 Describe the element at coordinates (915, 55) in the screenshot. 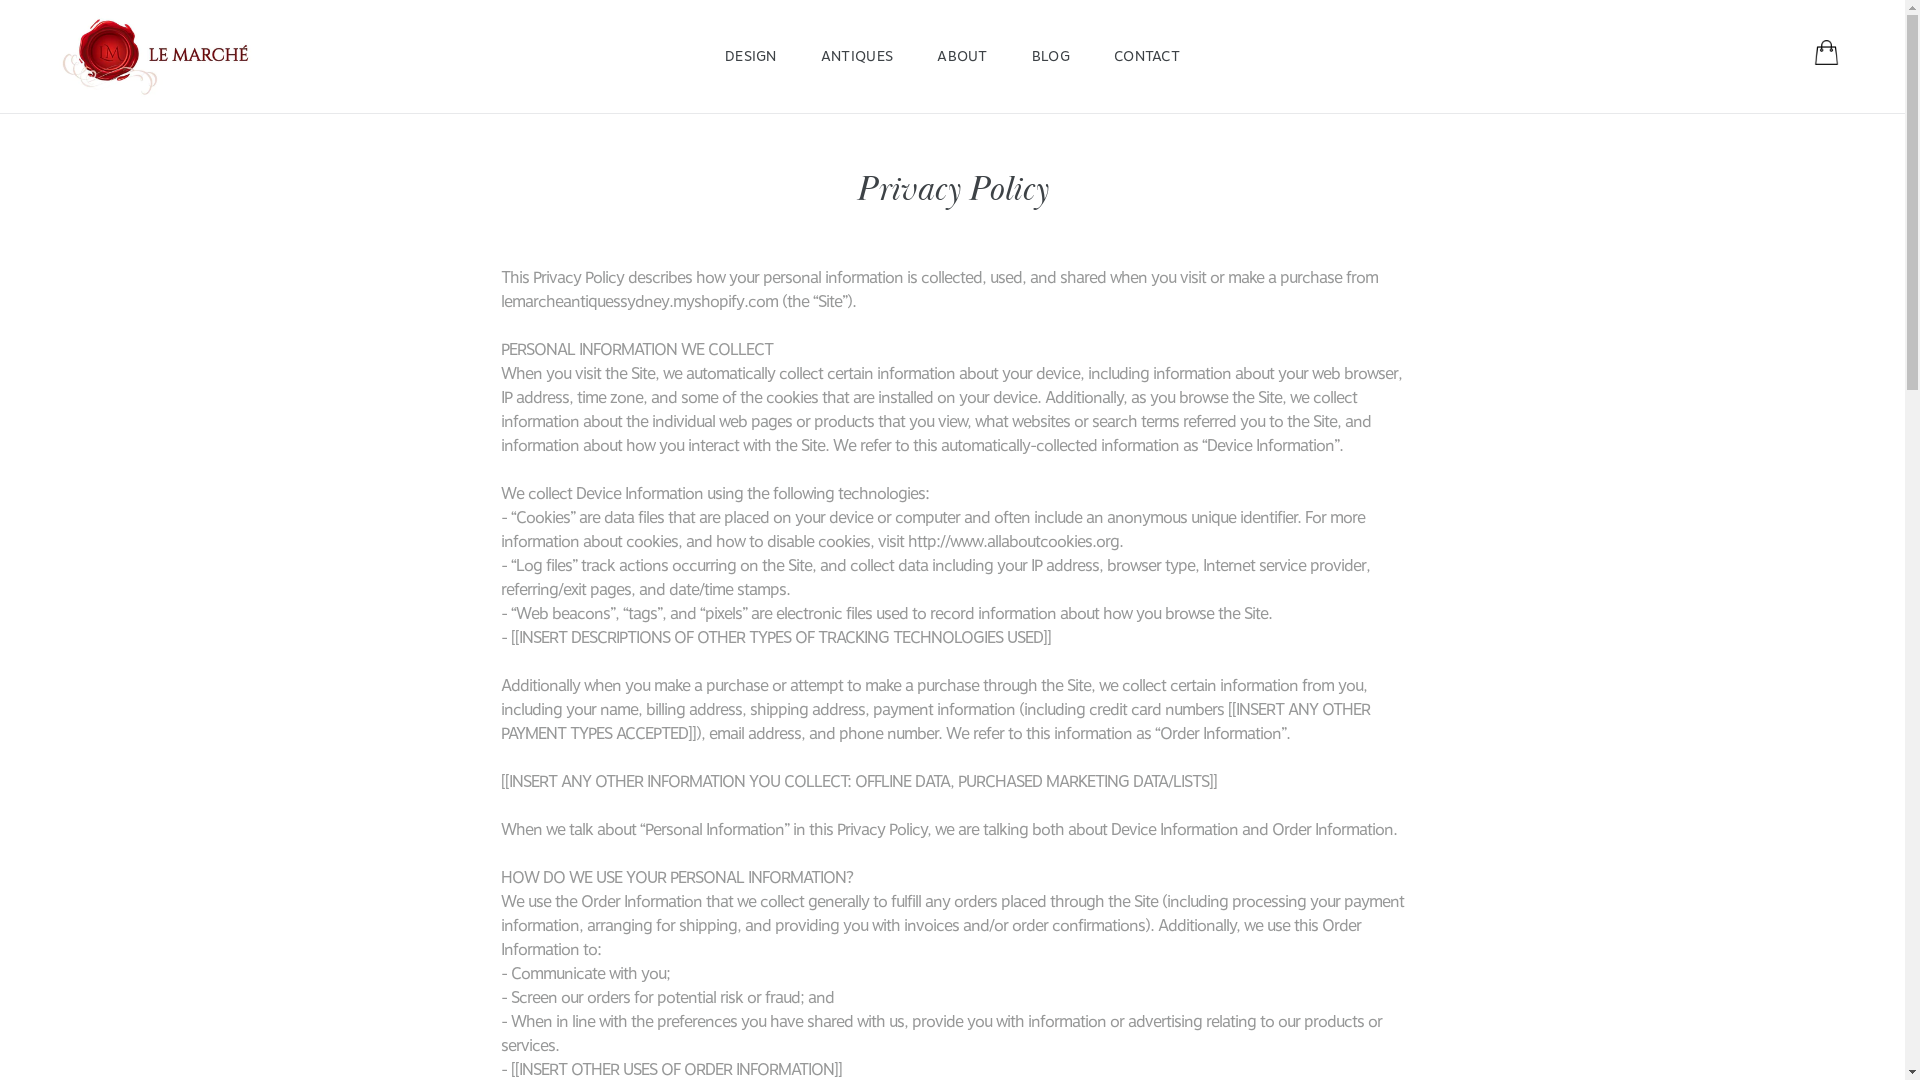

I see `'ABOUT'` at that location.